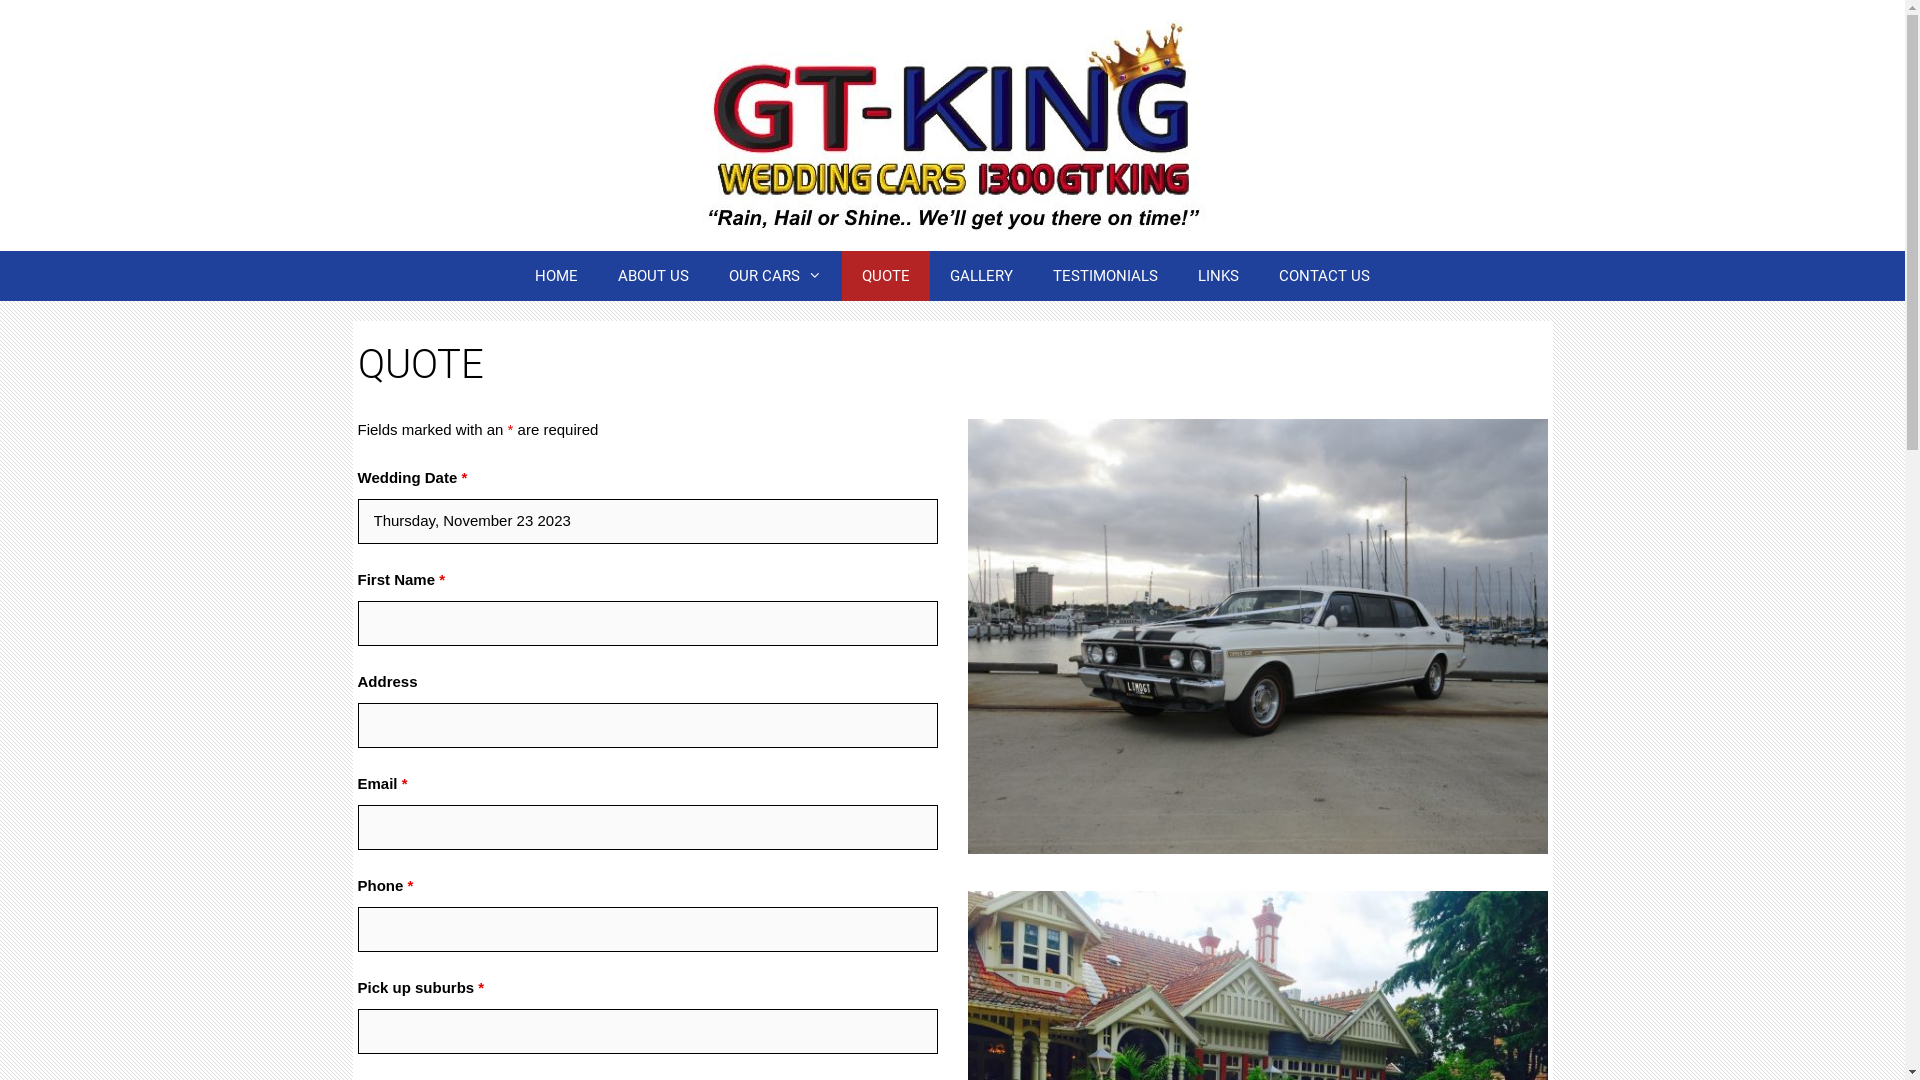 The height and width of the screenshot is (1080, 1920). What do you see at coordinates (1324, 276) in the screenshot?
I see `'CONTACT US'` at bounding box center [1324, 276].